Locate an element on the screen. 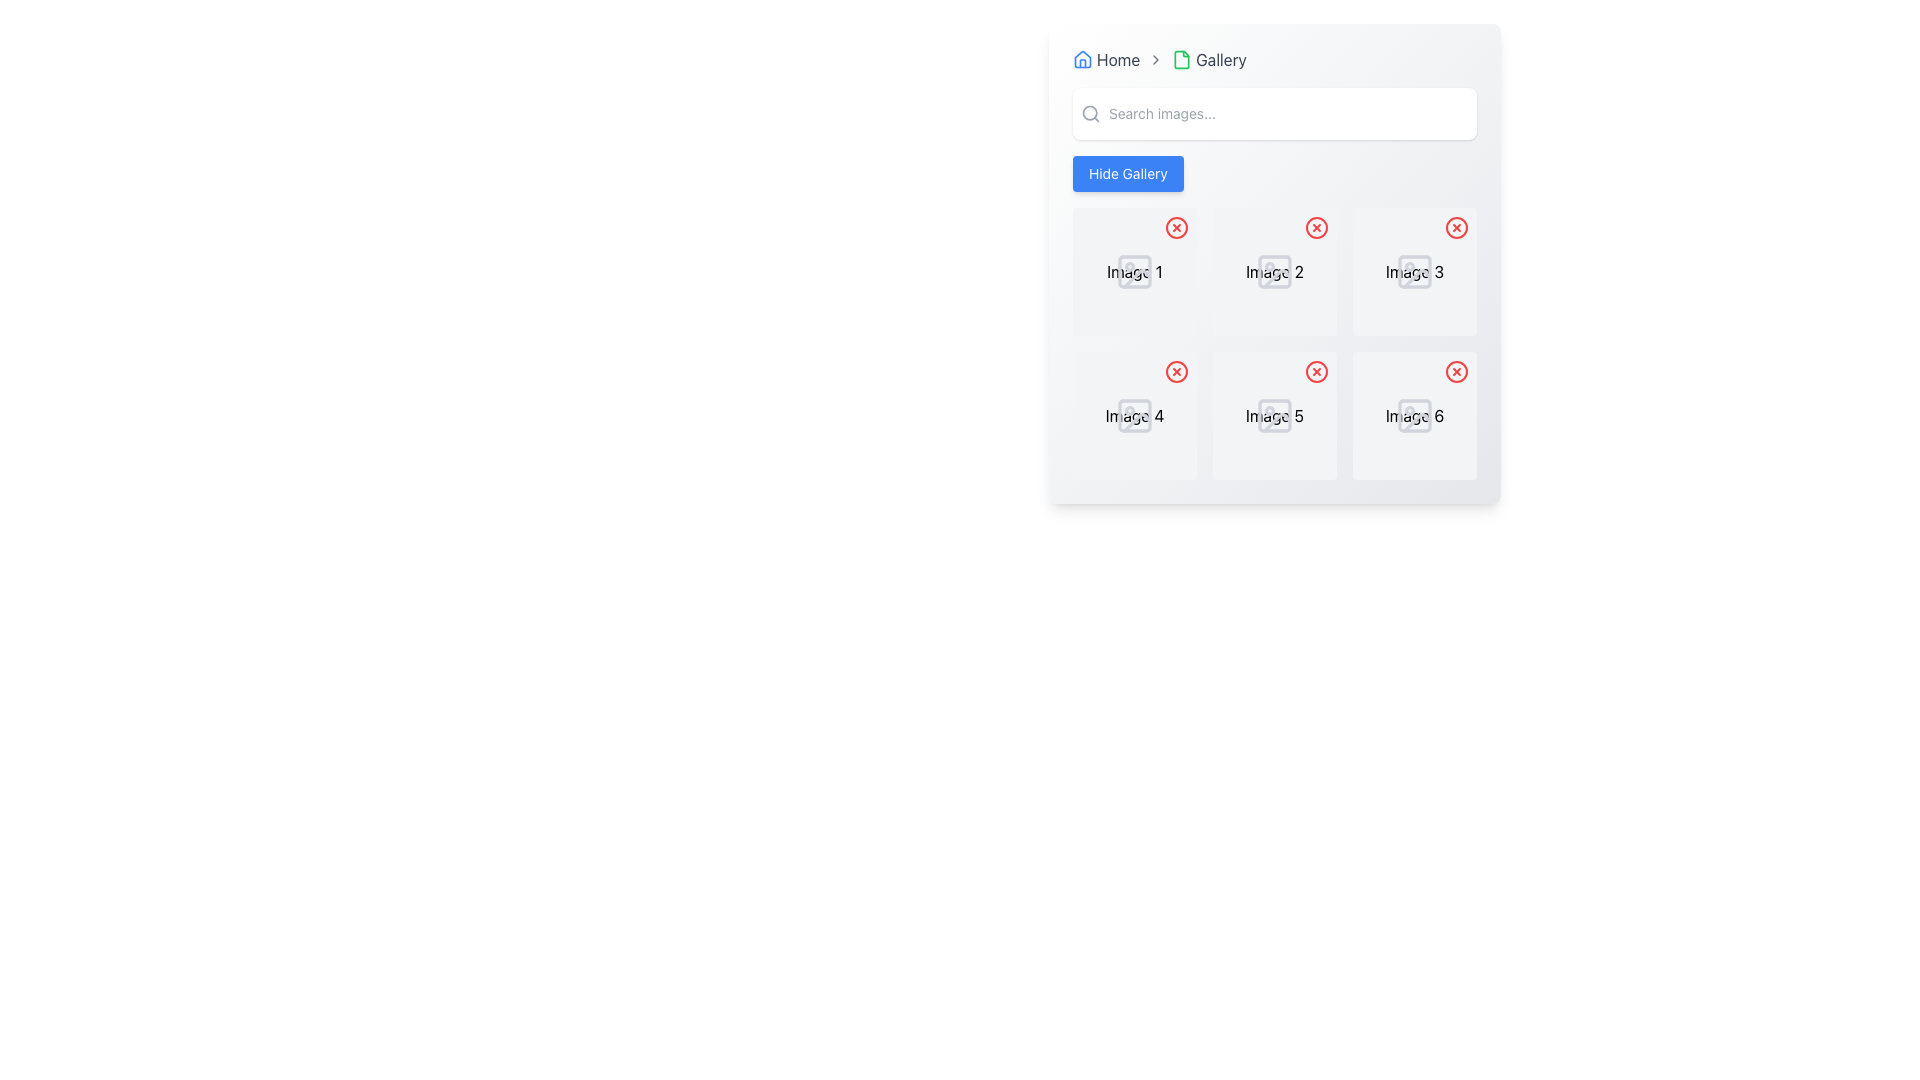 The width and height of the screenshot is (1920, 1080). the Gallery icon, which serves as a visual indicator for the Gallery section and is located to the left of the Gallery text label in the breadcrumb navigation bar is located at coordinates (1182, 59).